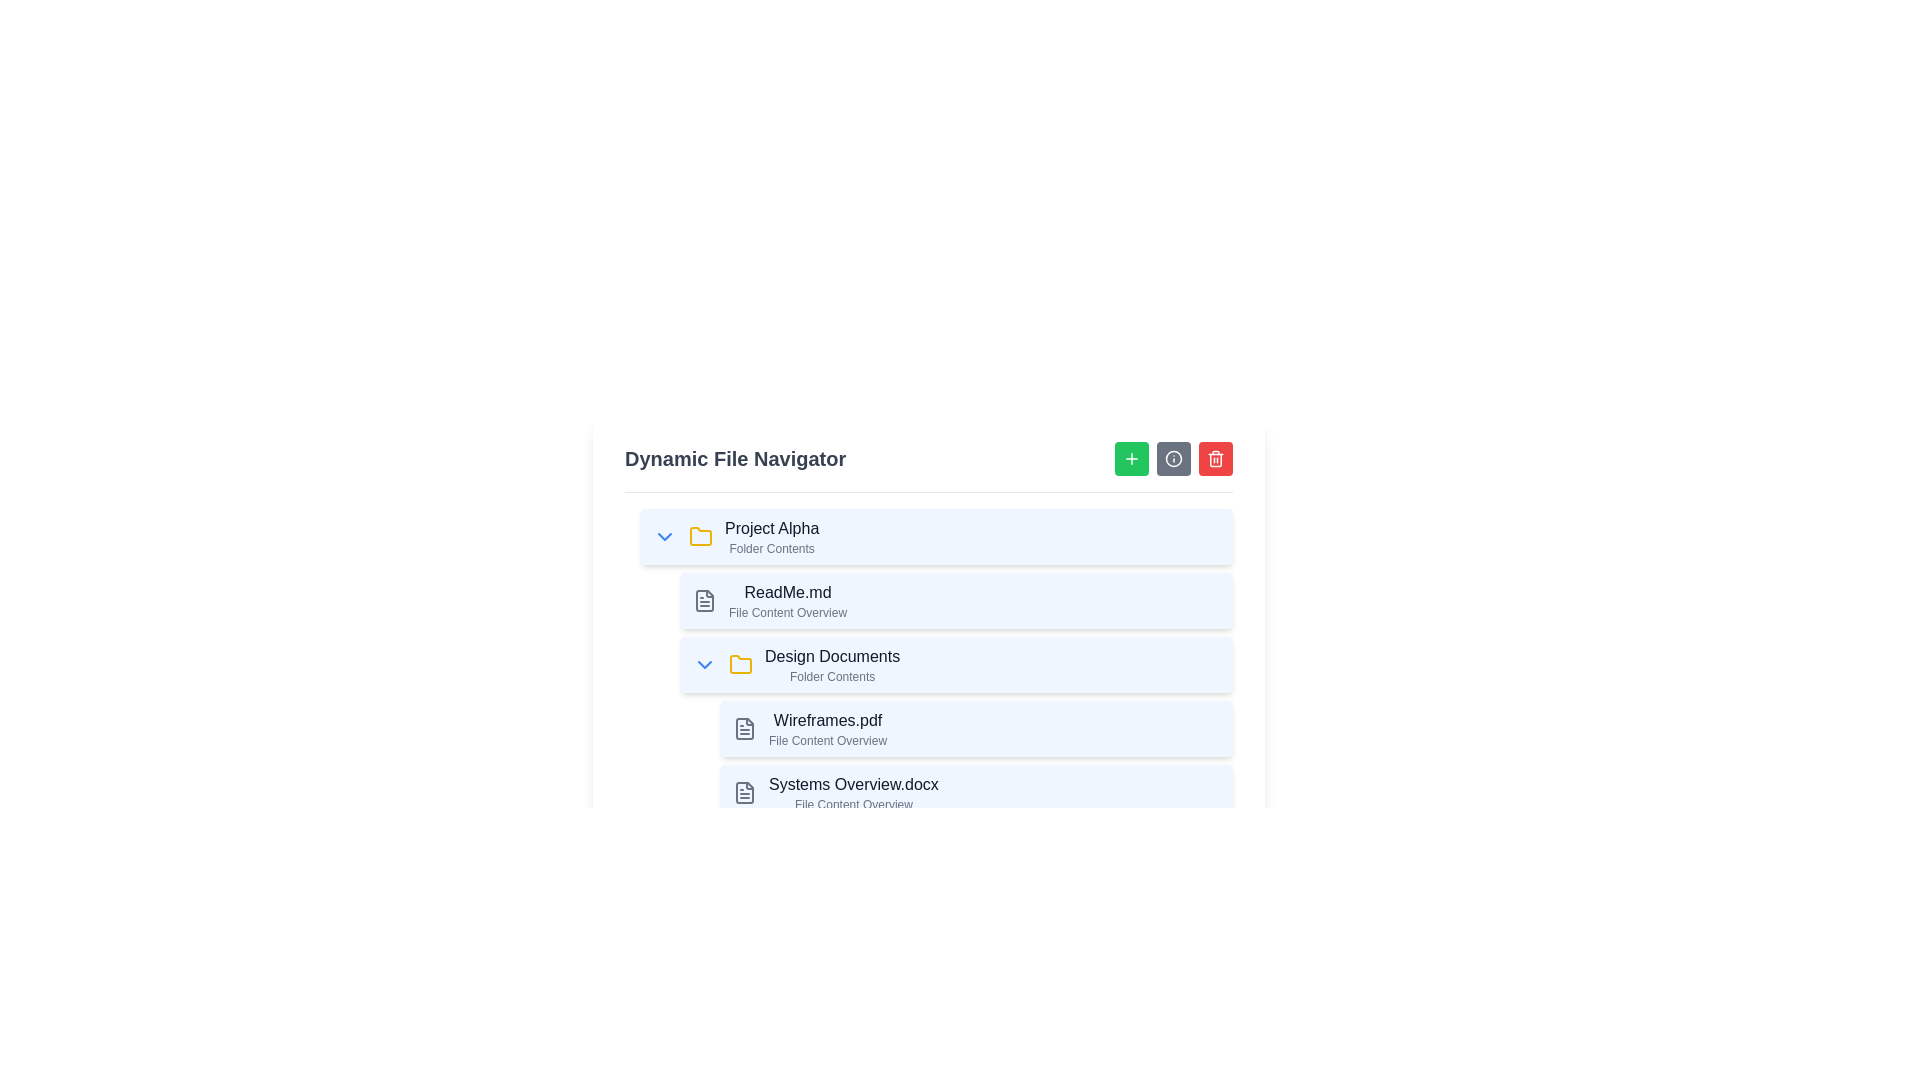 This screenshot has width=1920, height=1080. What do you see at coordinates (955, 600) in the screenshot?
I see `on the 'ReadMe.md' file item element located below the 'Project Alpha' folder in the file navigation system` at bounding box center [955, 600].